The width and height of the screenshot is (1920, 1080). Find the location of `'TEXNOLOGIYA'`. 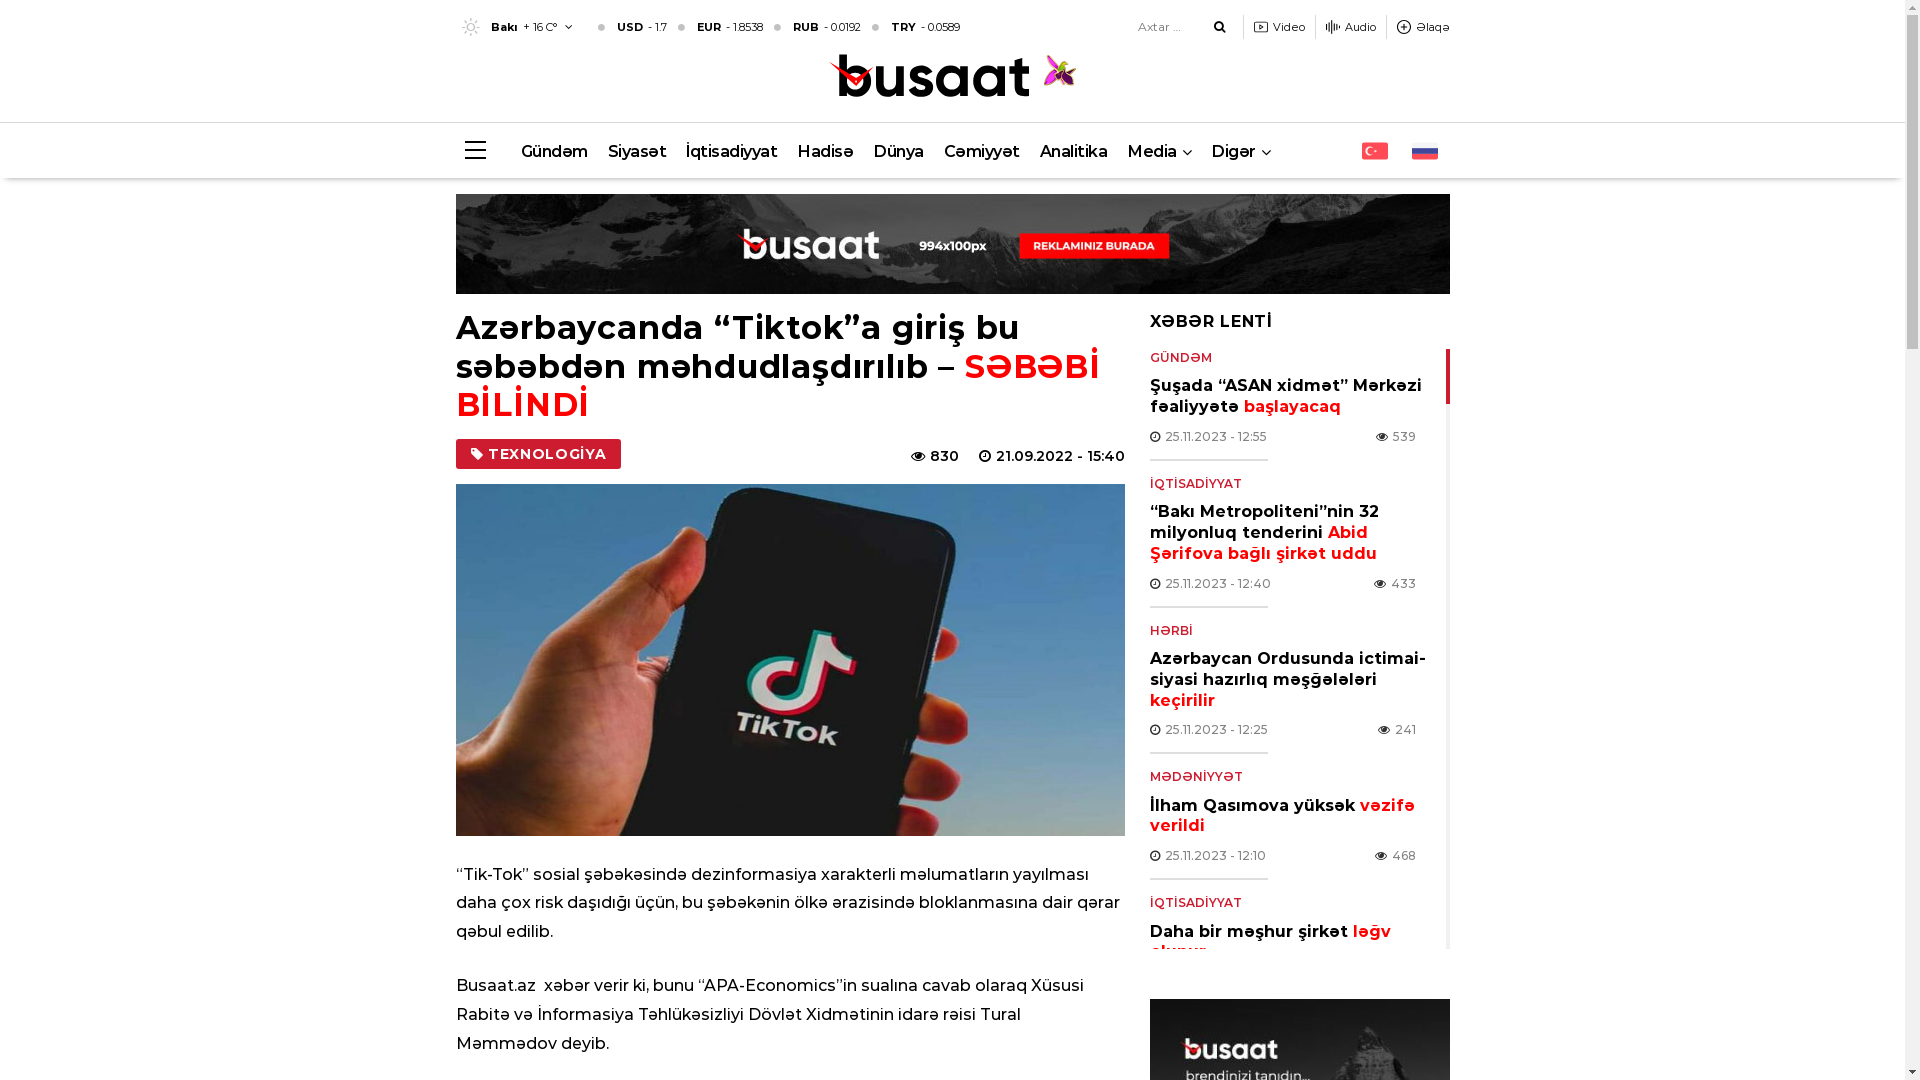

'TEXNOLOGIYA' is located at coordinates (469, 454).